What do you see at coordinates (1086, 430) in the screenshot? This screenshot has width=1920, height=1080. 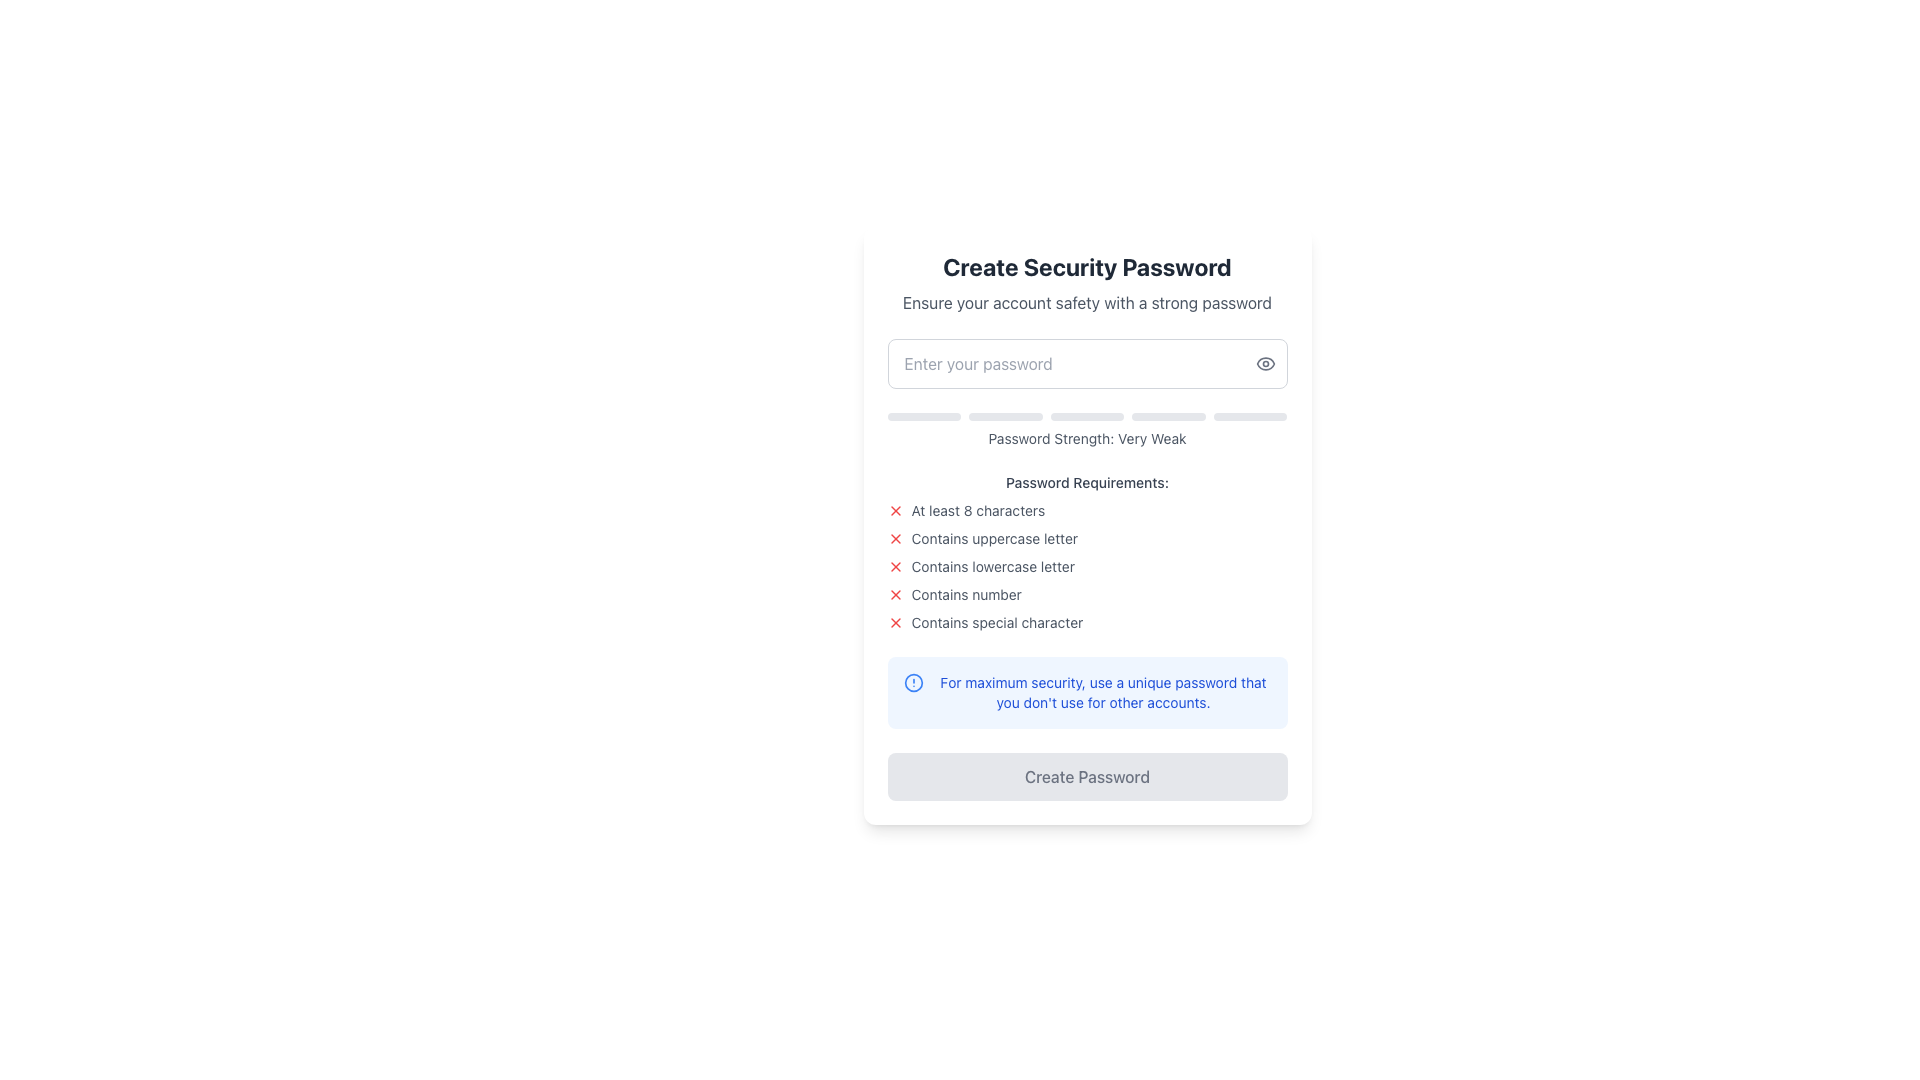 I see `the text label displaying 'Password Strength: Very Weak', which is centrally aligned below the password input field and above the password requirements list` at bounding box center [1086, 430].